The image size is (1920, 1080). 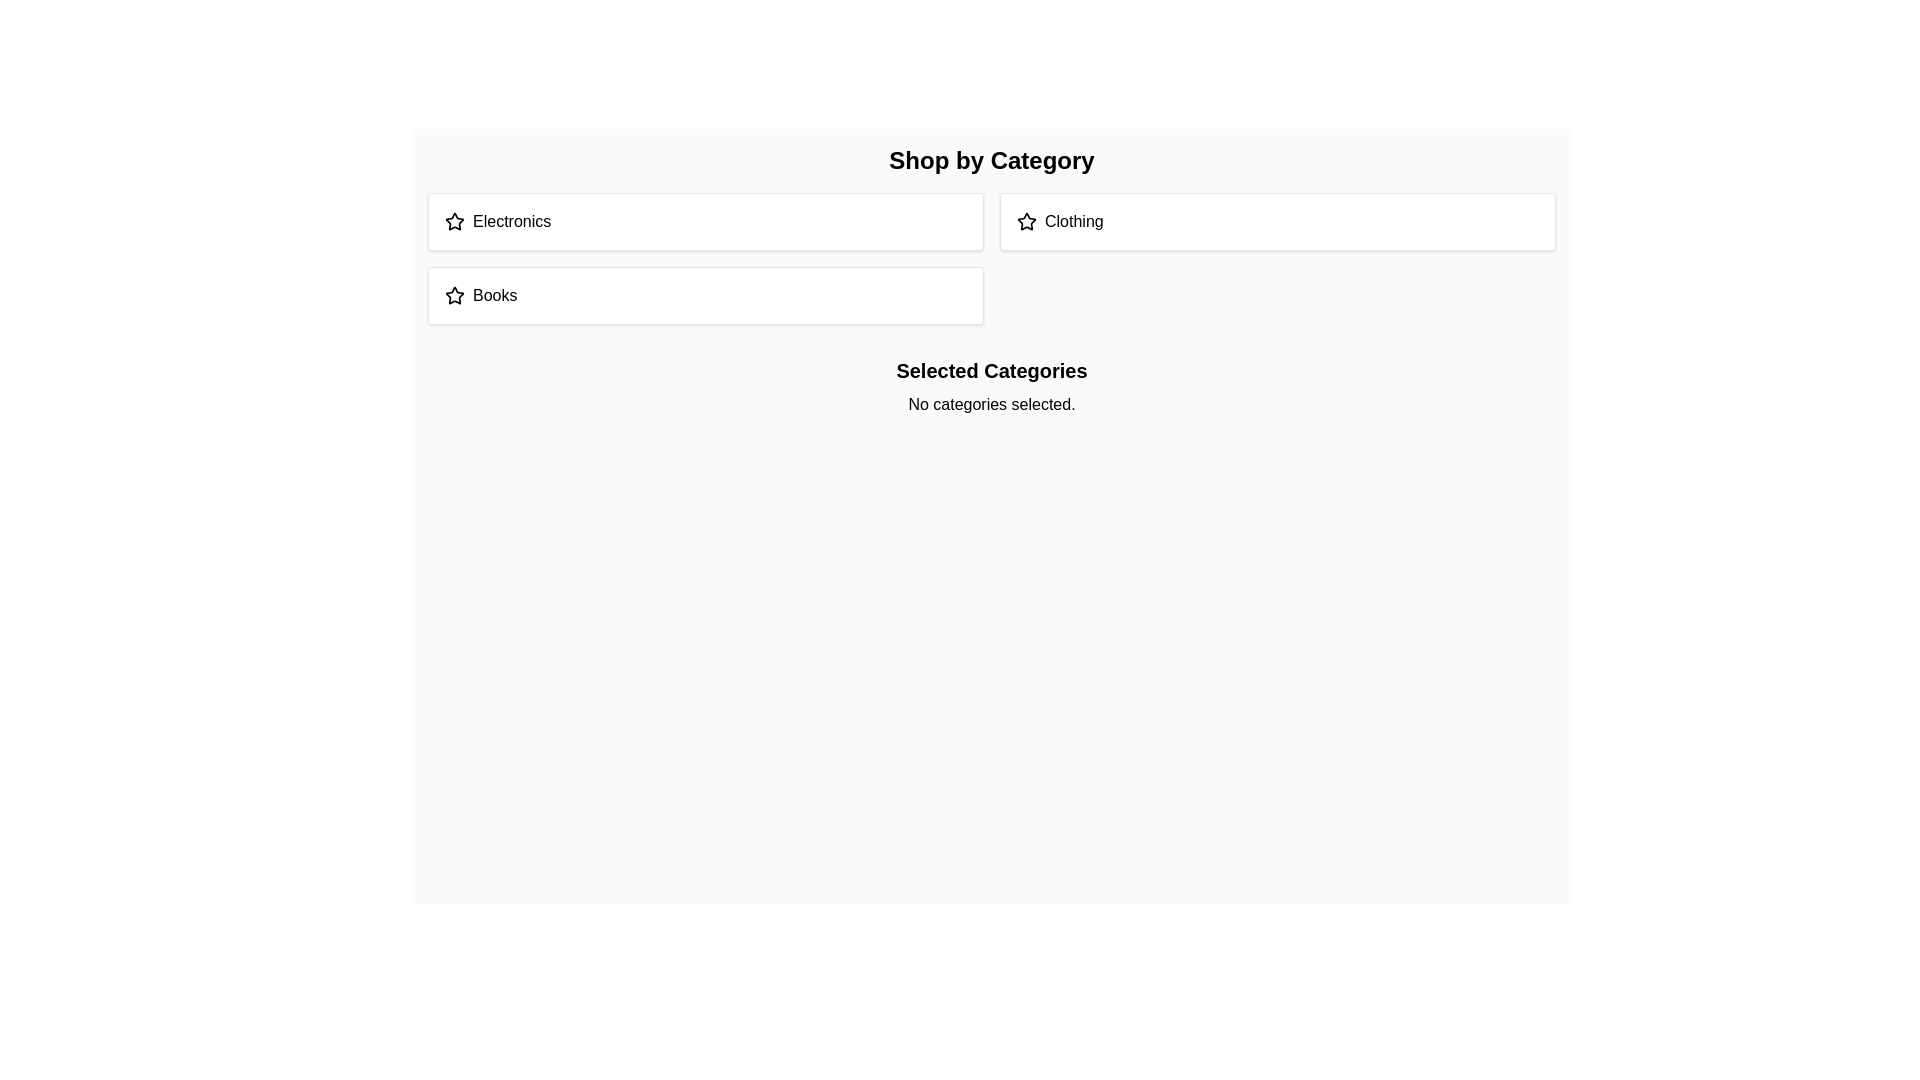 What do you see at coordinates (454, 295) in the screenshot?
I see `the star icon representing the 'Books' category, positioned to the left of the 'Books' text label in the second row of the vertical list of categories` at bounding box center [454, 295].